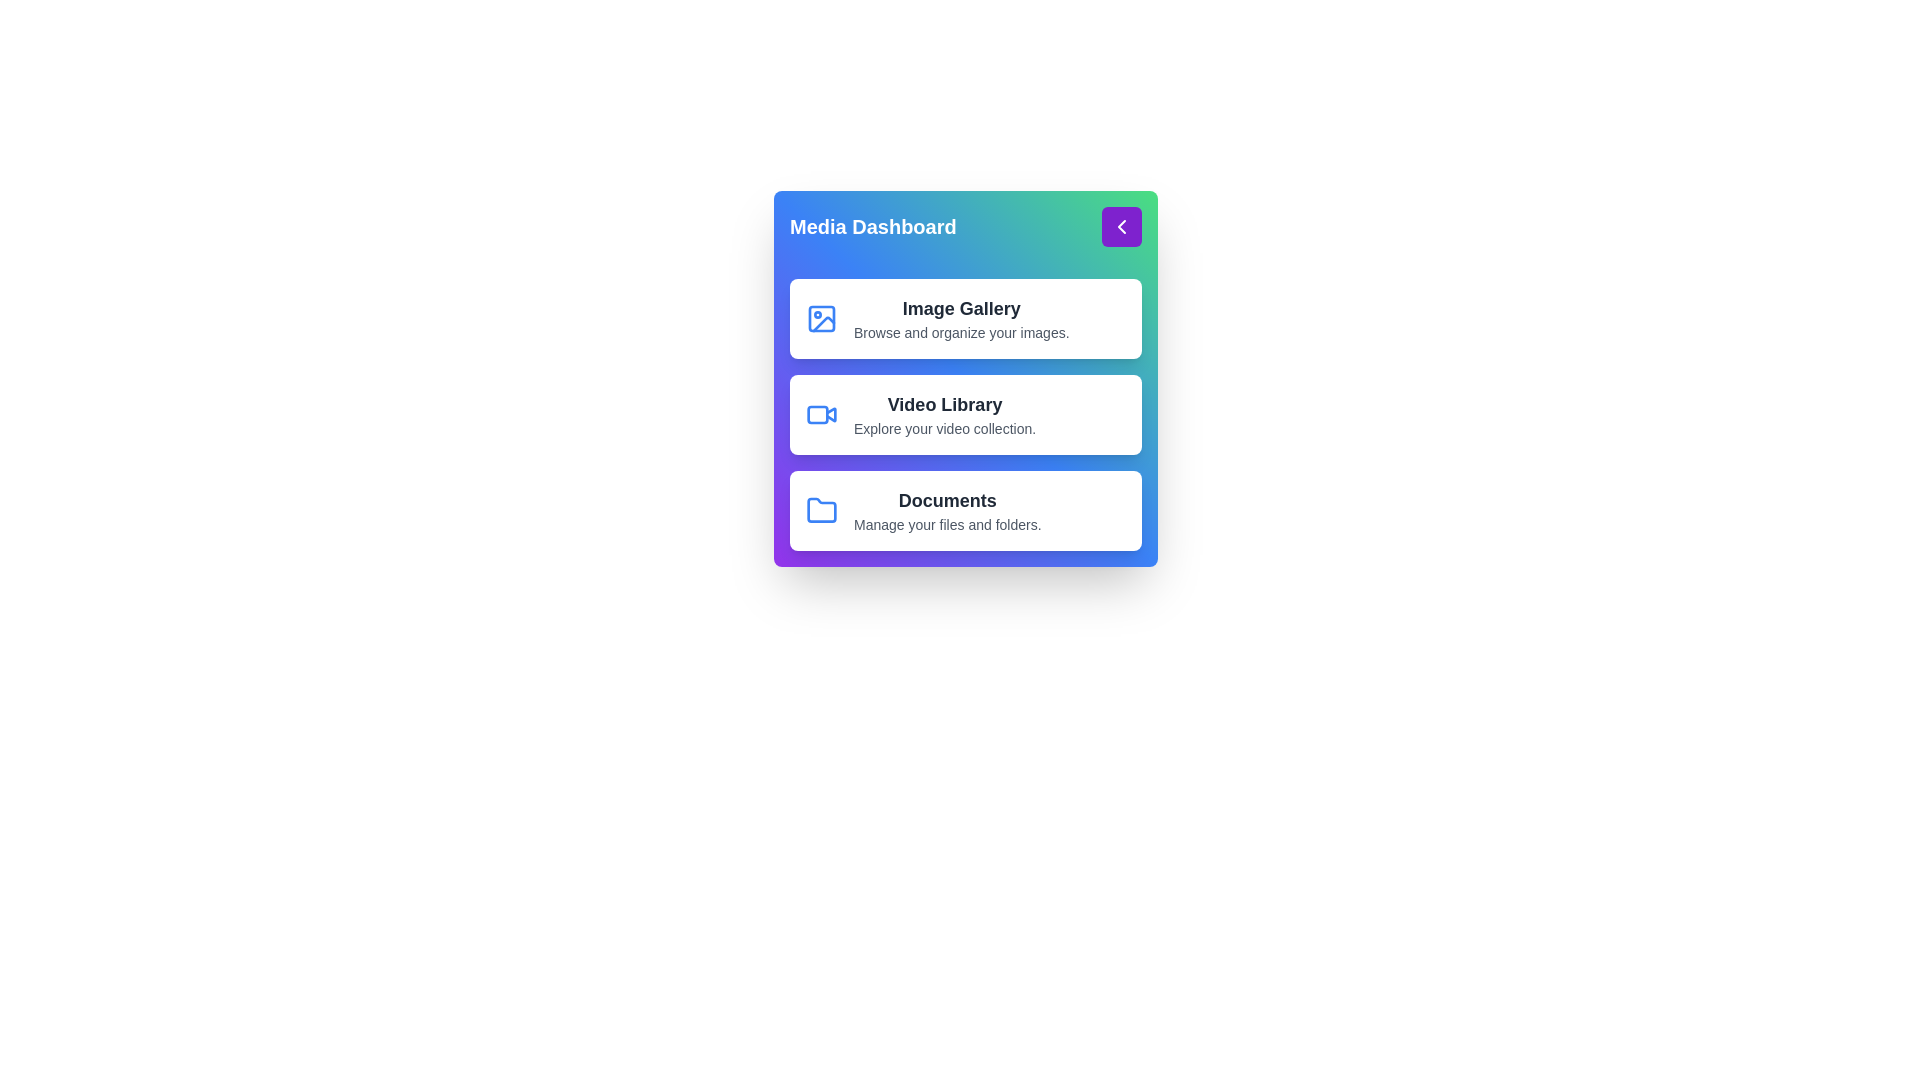 This screenshot has height=1080, width=1920. What do you see at coordinates (1122, 226) in the screenshot?
I see `the arrow button to toggle the menu visibility` at bounding box center [1122, 226].